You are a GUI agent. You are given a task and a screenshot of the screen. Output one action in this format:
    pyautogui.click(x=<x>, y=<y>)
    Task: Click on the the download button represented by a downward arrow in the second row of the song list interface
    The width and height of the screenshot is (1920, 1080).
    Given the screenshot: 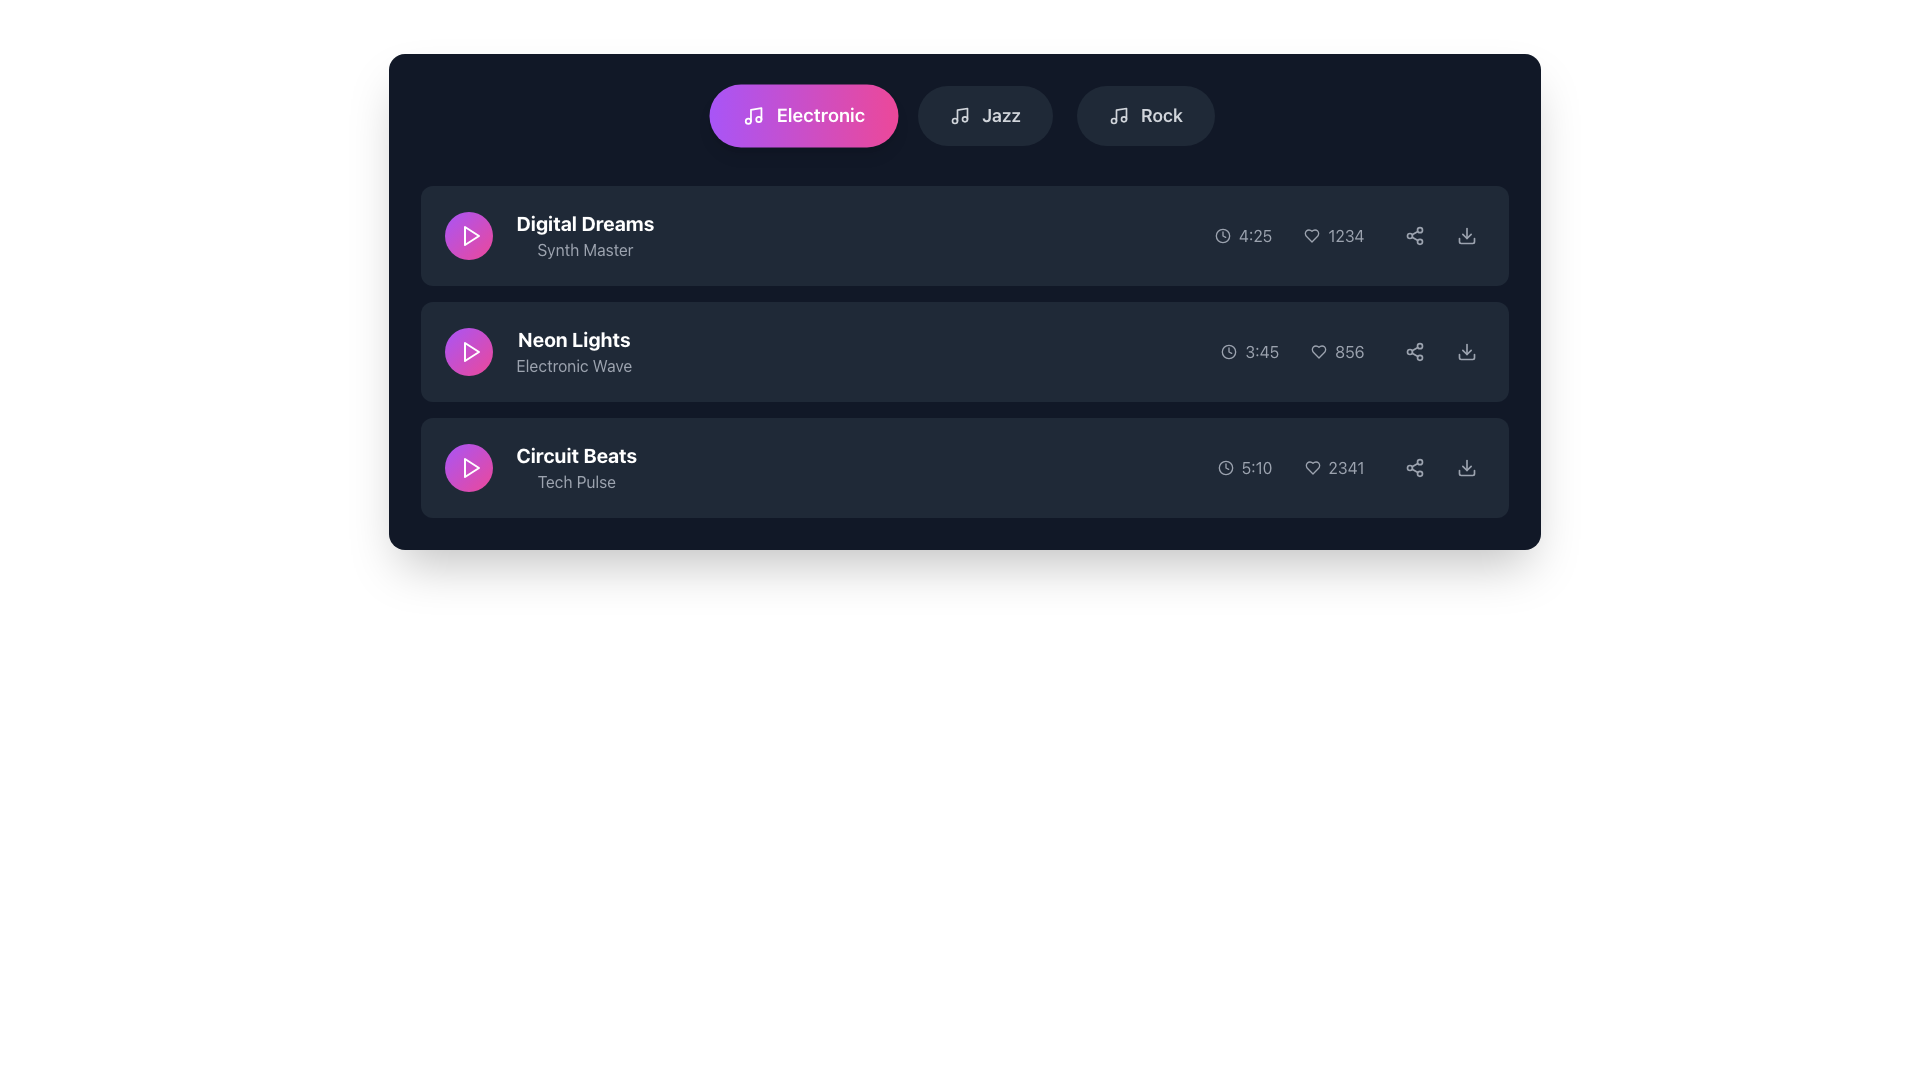 What is the action you would take?
    pyautogui.click(x=1466, y=350)
    